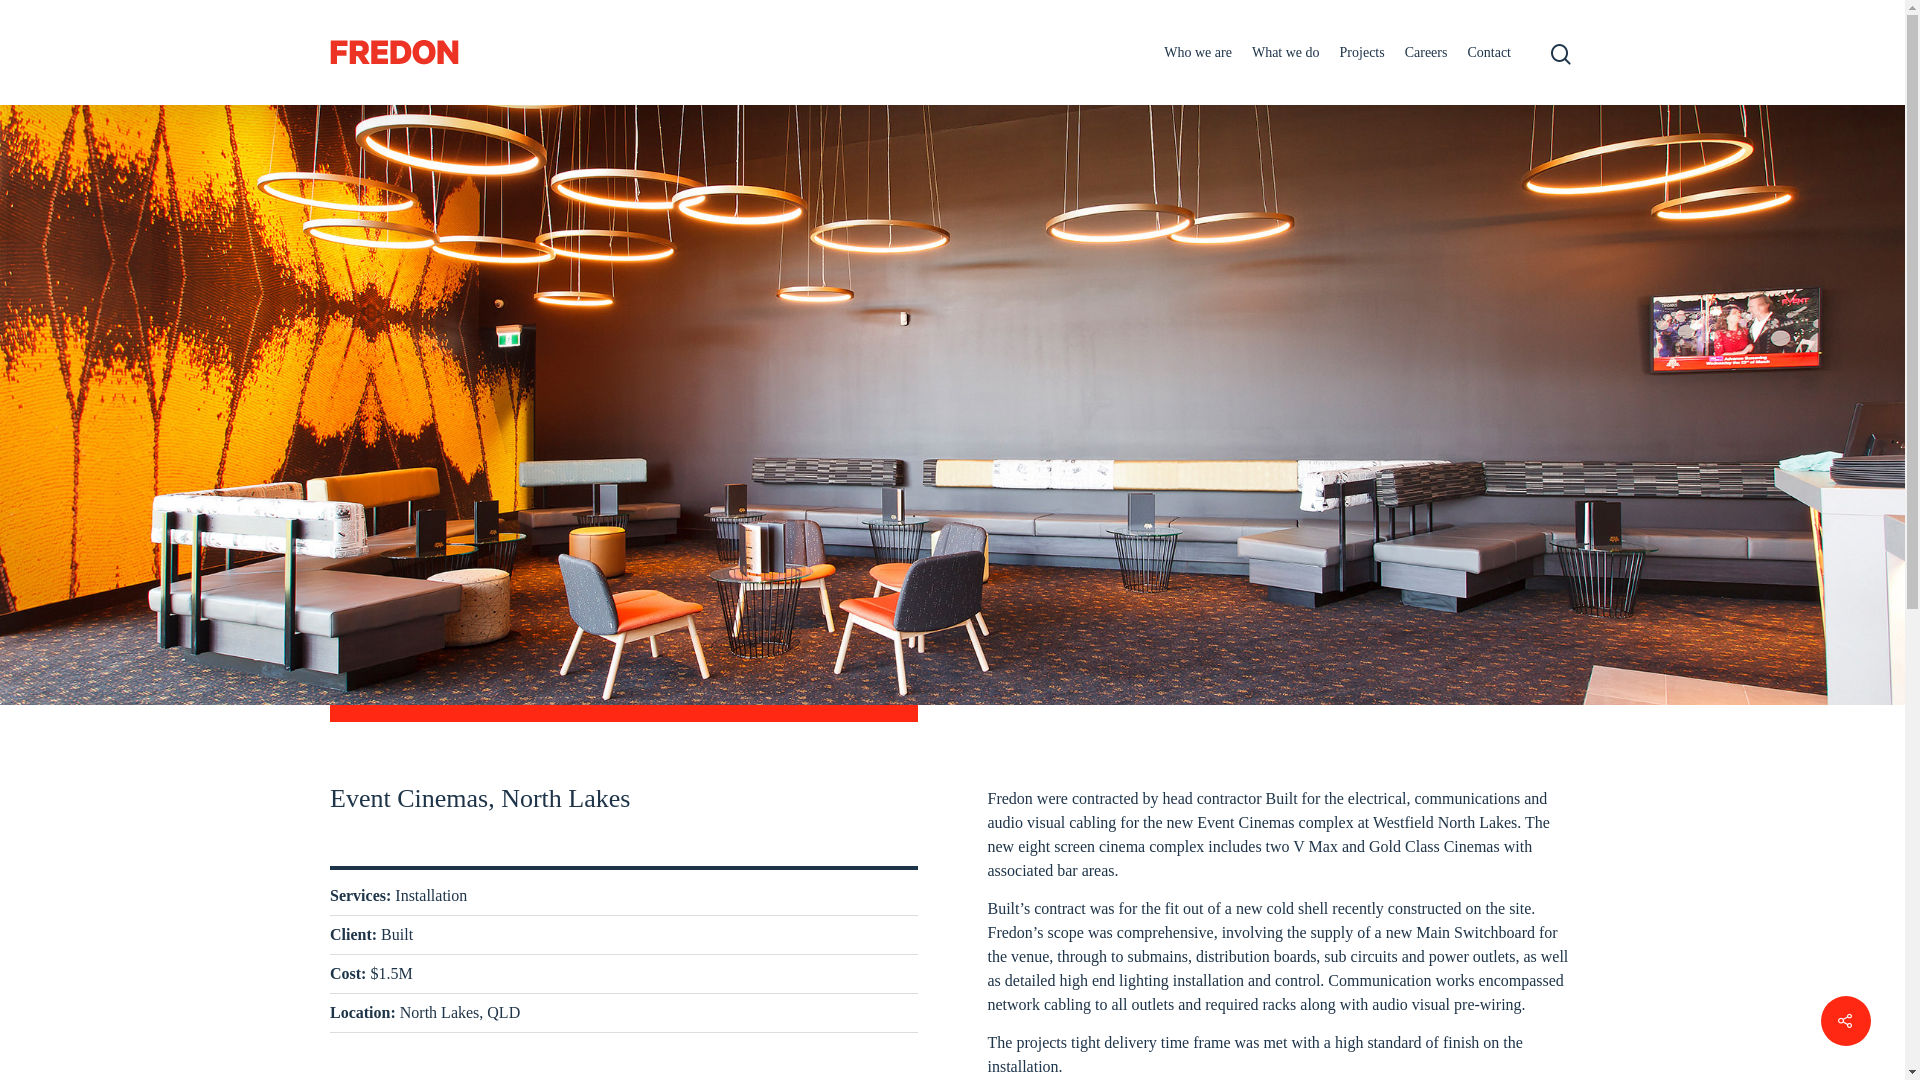 The image size is (1920, 1080). I want to click on 'Contact', so click(1488, 50).